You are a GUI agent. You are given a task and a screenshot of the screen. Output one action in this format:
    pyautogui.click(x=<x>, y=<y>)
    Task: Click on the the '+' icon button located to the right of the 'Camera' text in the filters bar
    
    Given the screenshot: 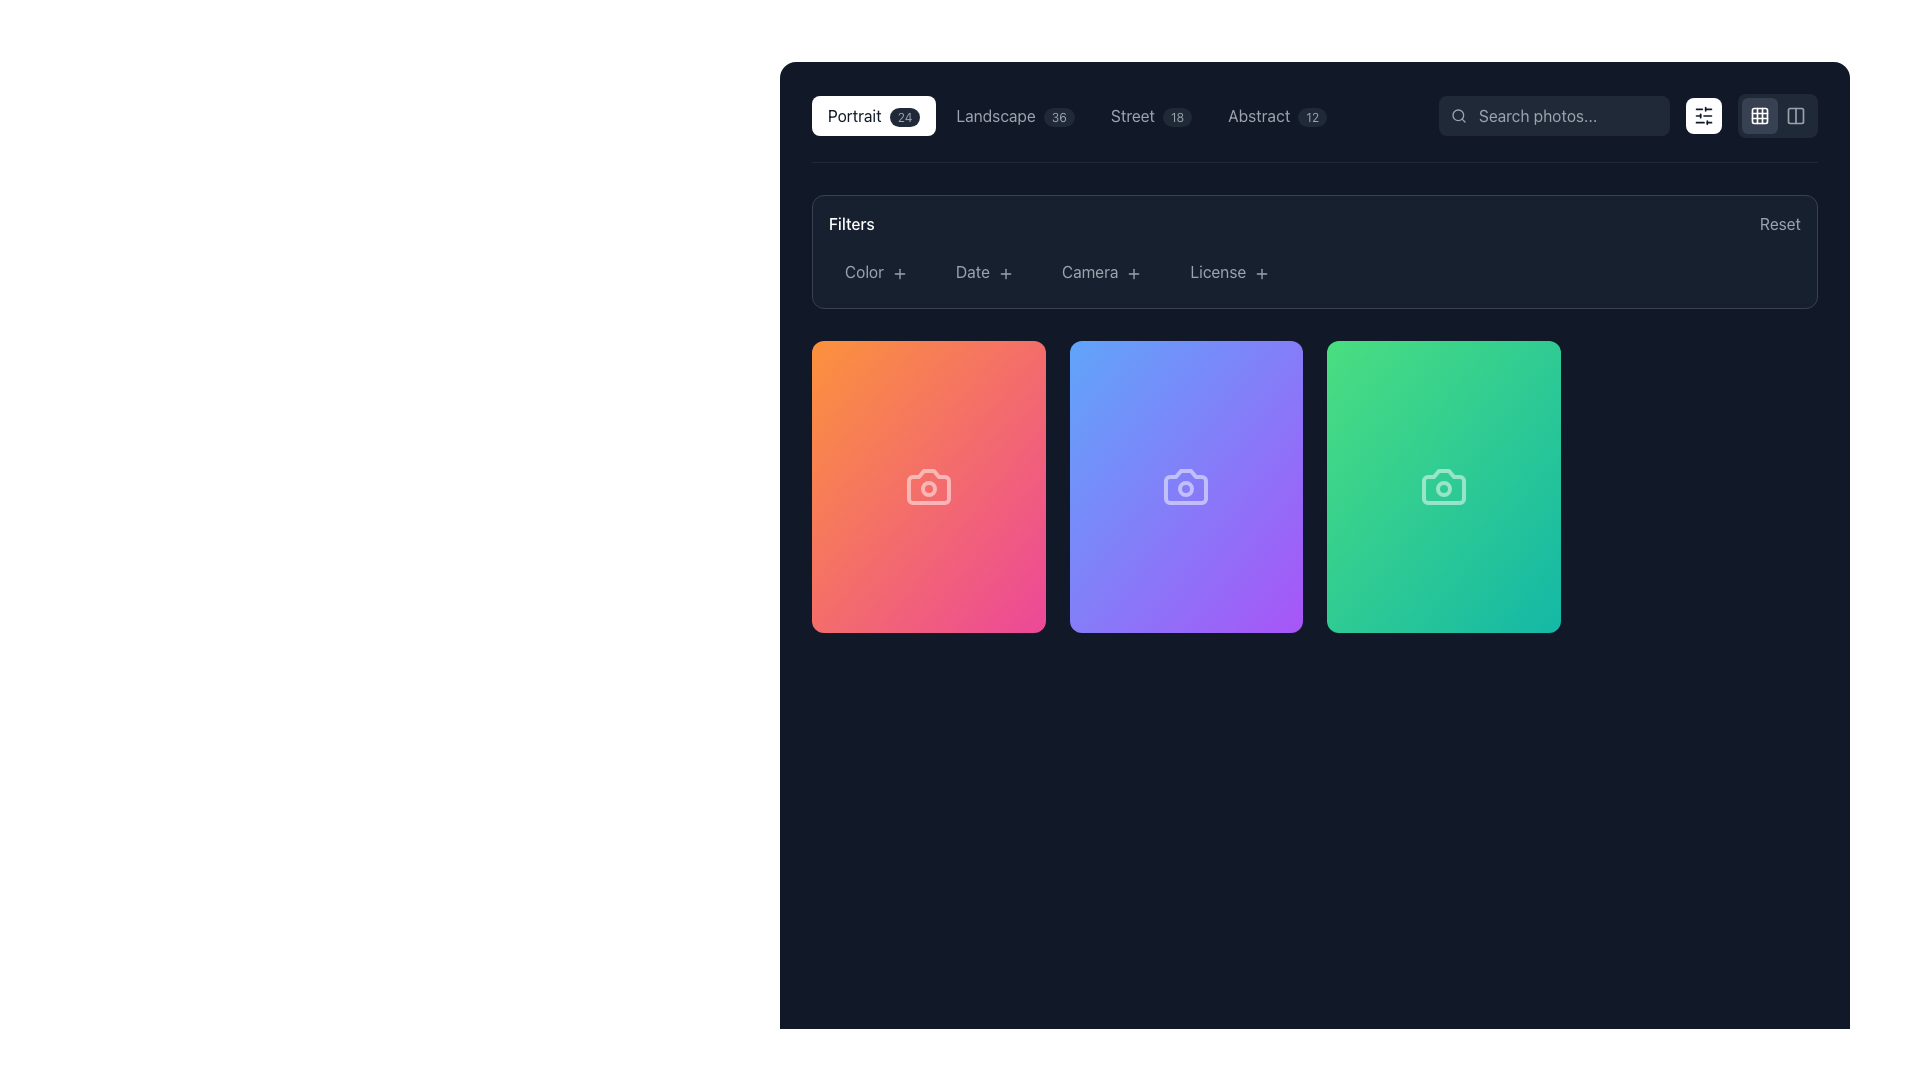 What is the action you would take?
    pyautogui.click(x=1134, y=273)
    